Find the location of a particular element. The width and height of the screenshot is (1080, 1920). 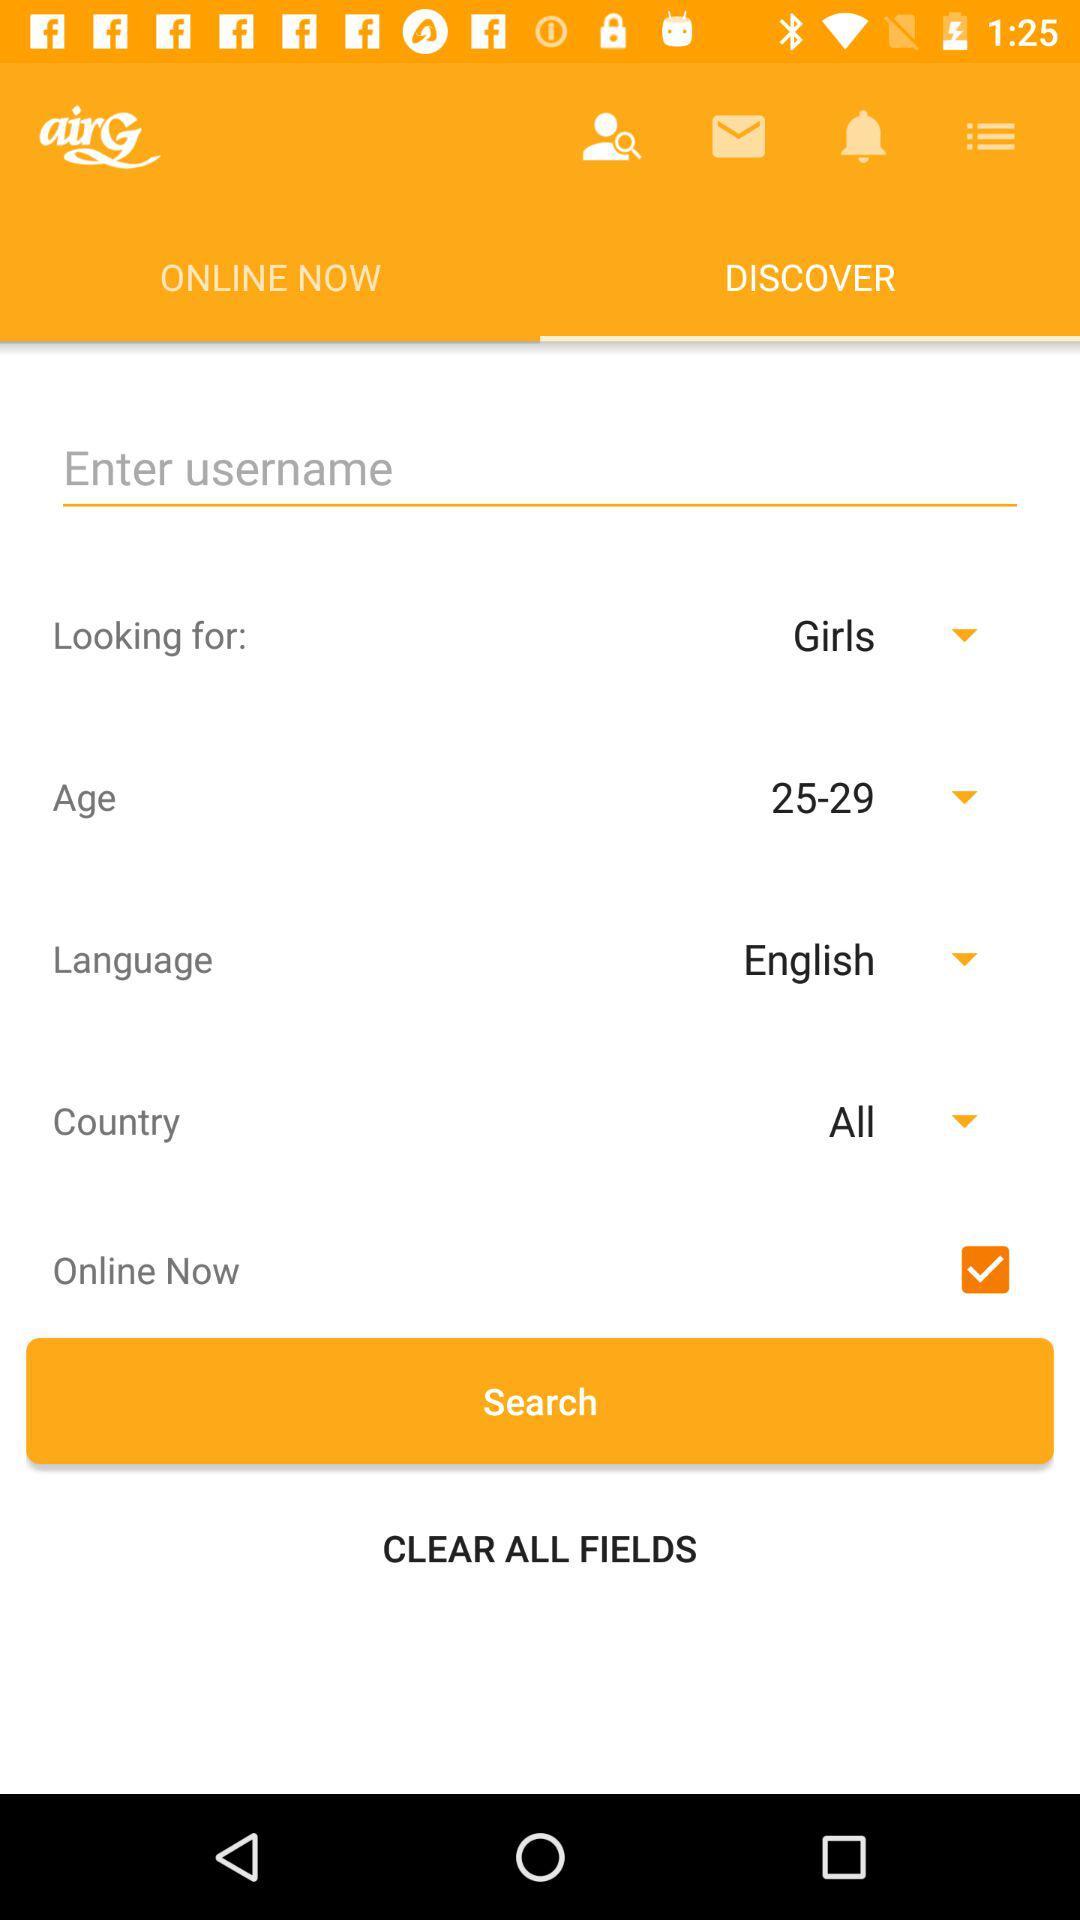

drop down button of language is located at coordinates (759, 957).